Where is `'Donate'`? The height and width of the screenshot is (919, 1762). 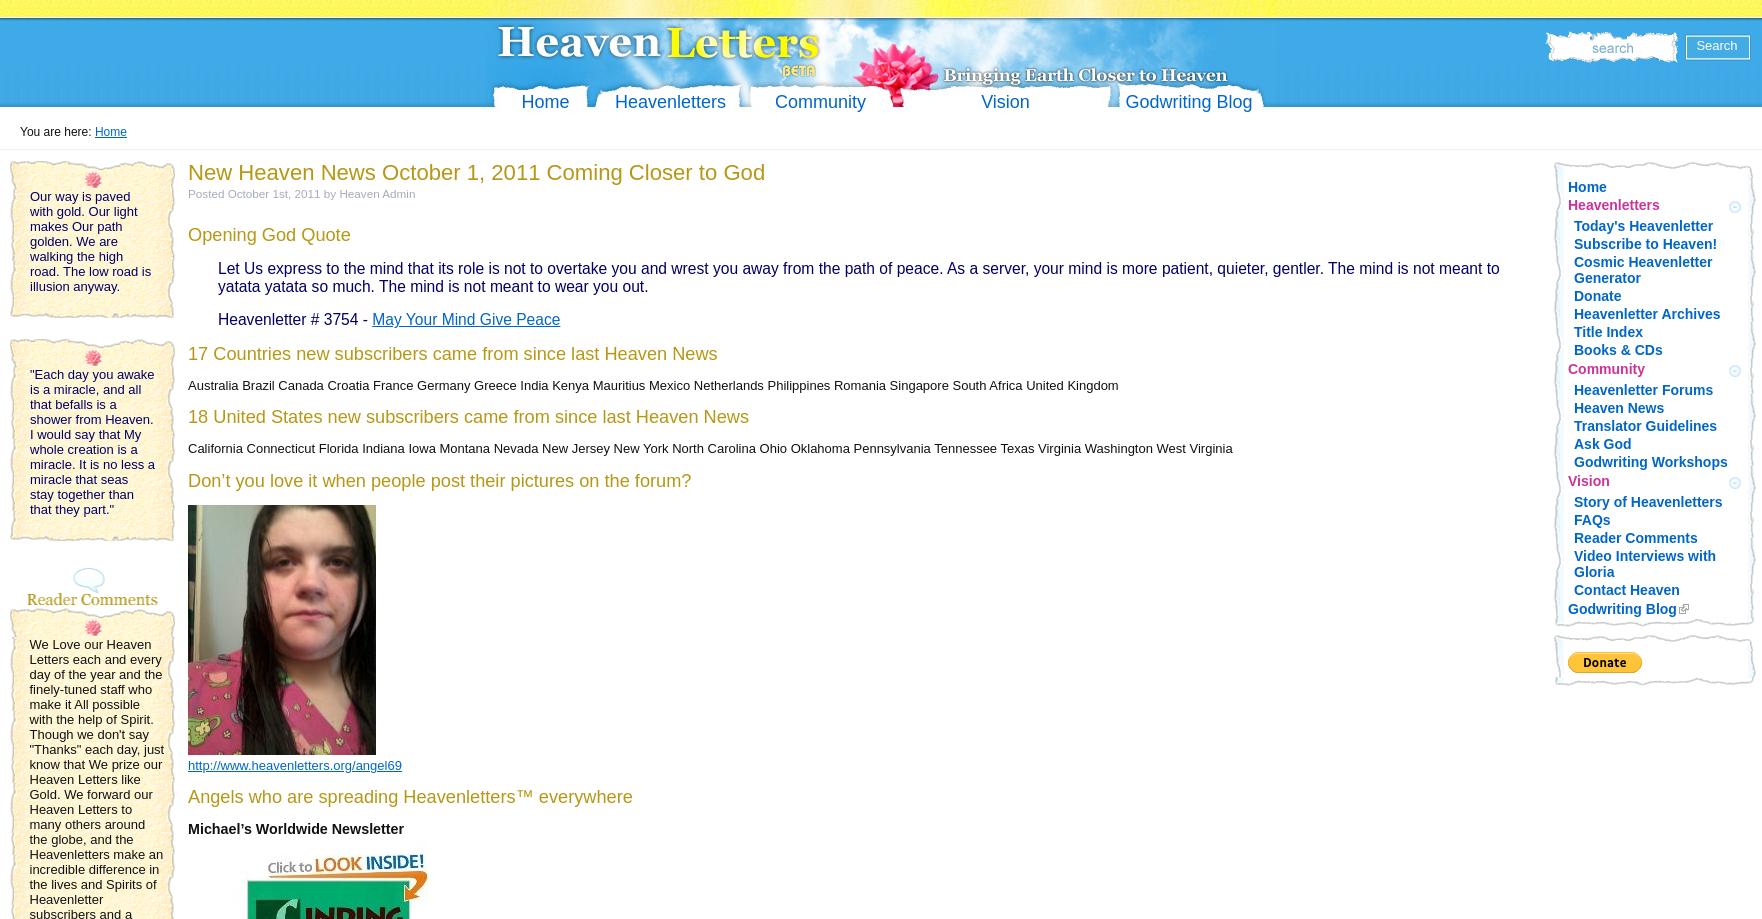
'Donate' is located at coordinates (1596, 295).